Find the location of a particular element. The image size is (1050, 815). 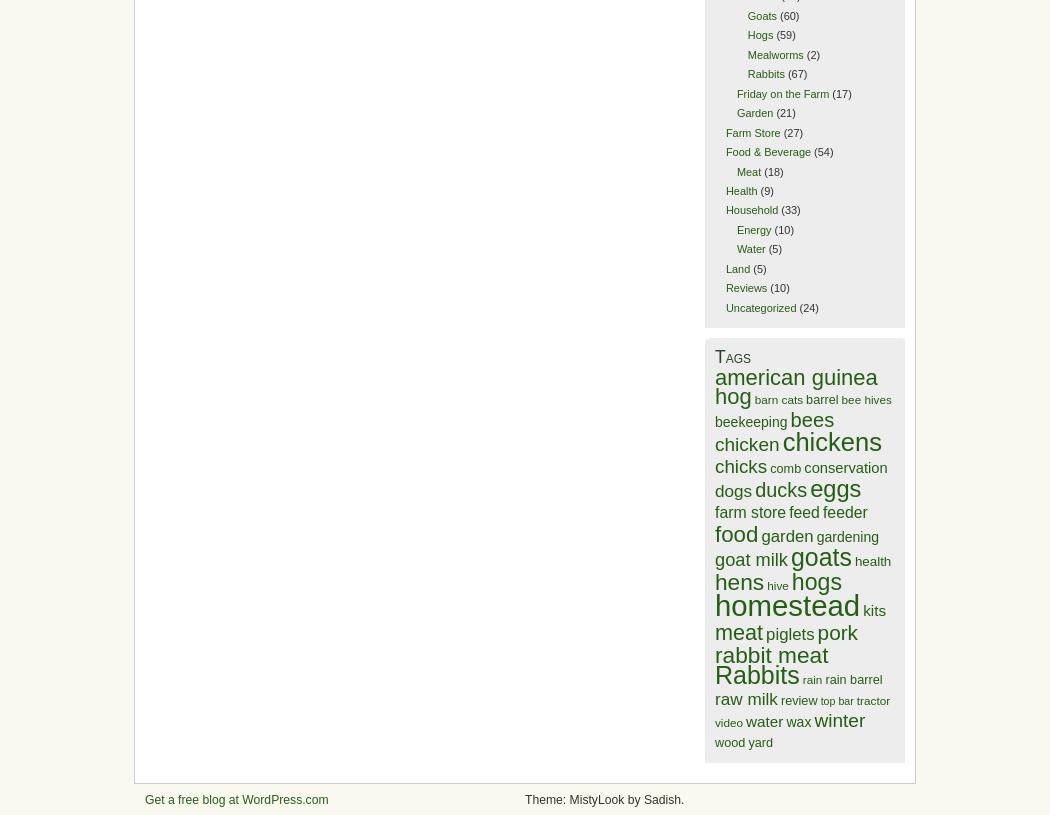

'review' is located at coordinates (797, 700).